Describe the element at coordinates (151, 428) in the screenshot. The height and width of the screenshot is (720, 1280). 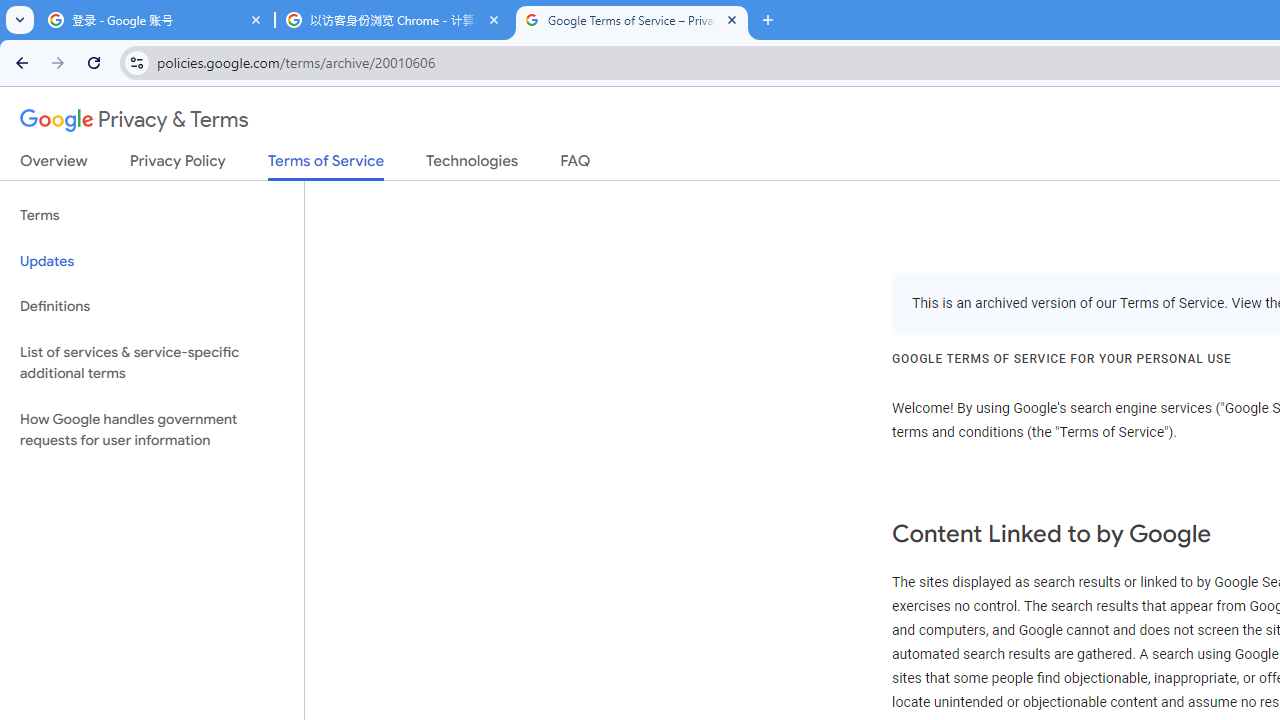
I see `'How Google handles government requests for user information'` at that location.